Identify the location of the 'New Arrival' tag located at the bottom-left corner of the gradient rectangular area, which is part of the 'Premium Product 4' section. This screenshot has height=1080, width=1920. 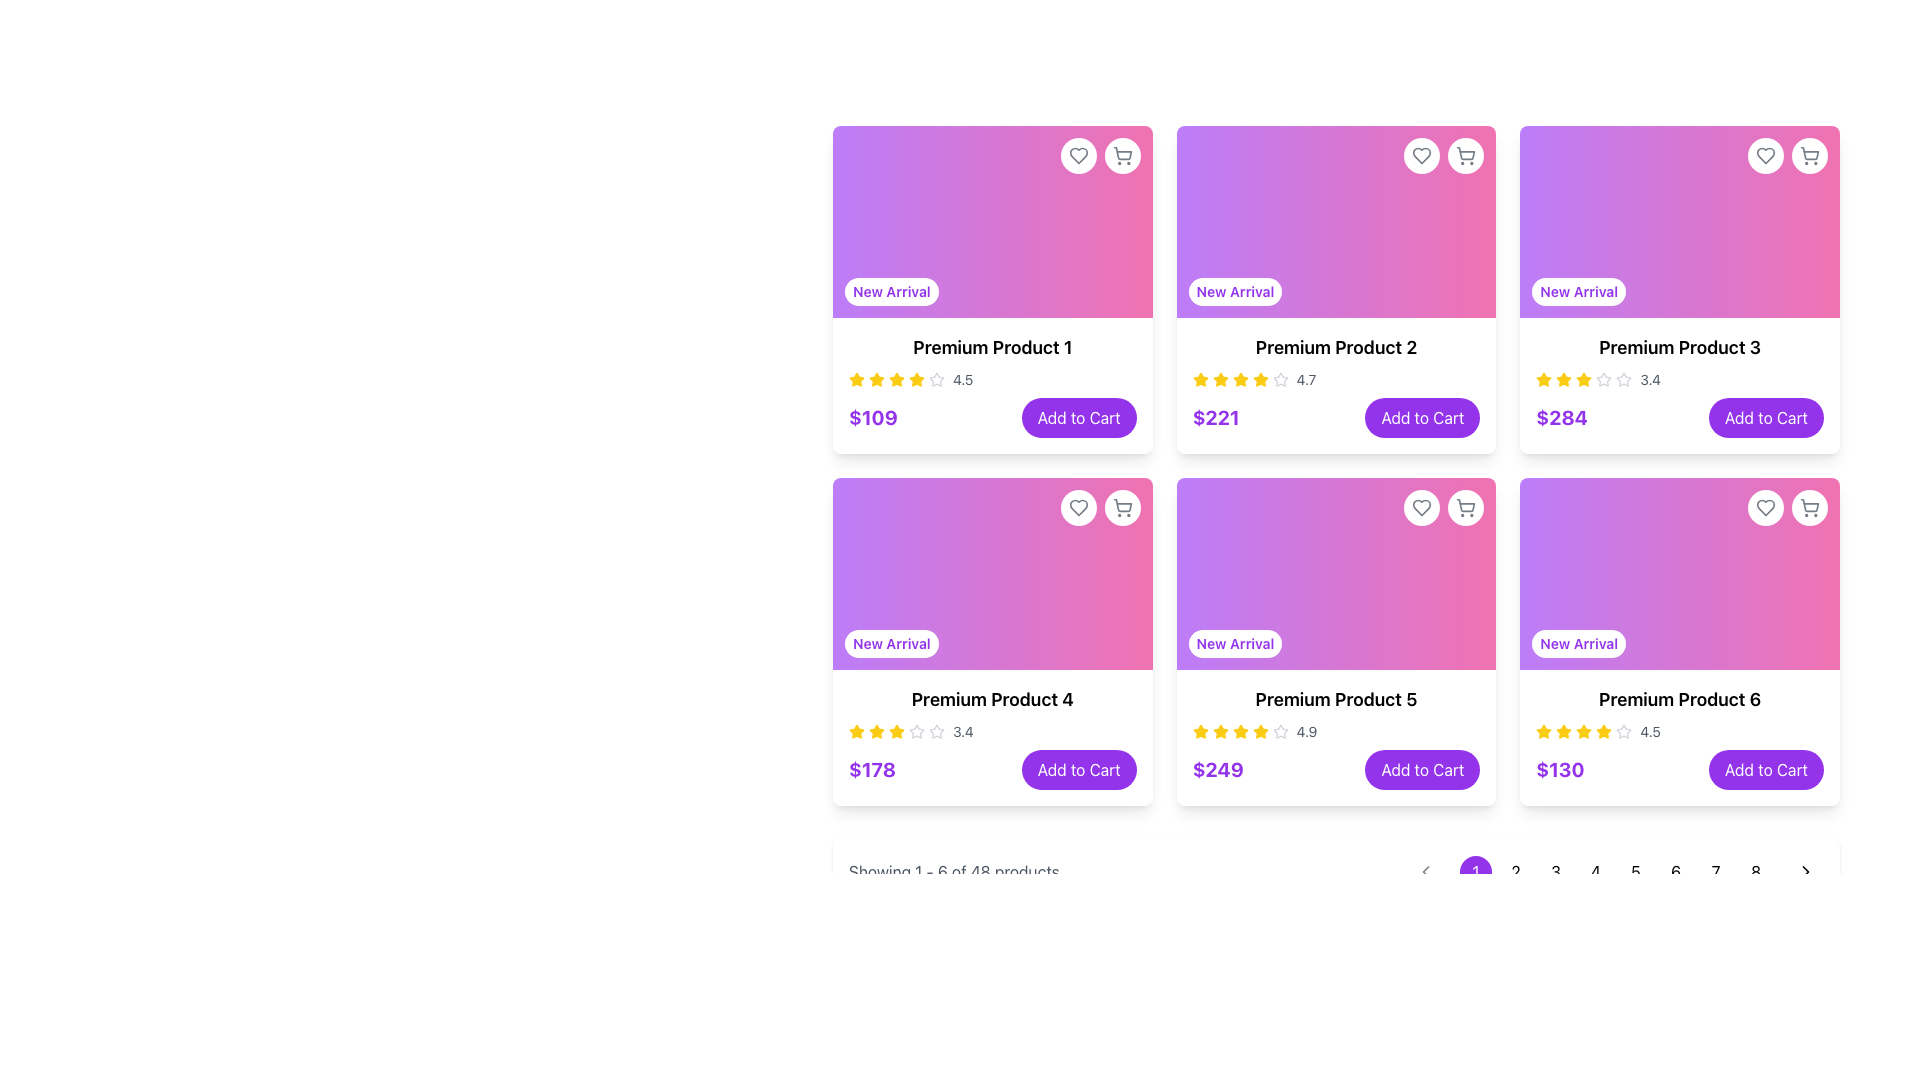
(992, 574).